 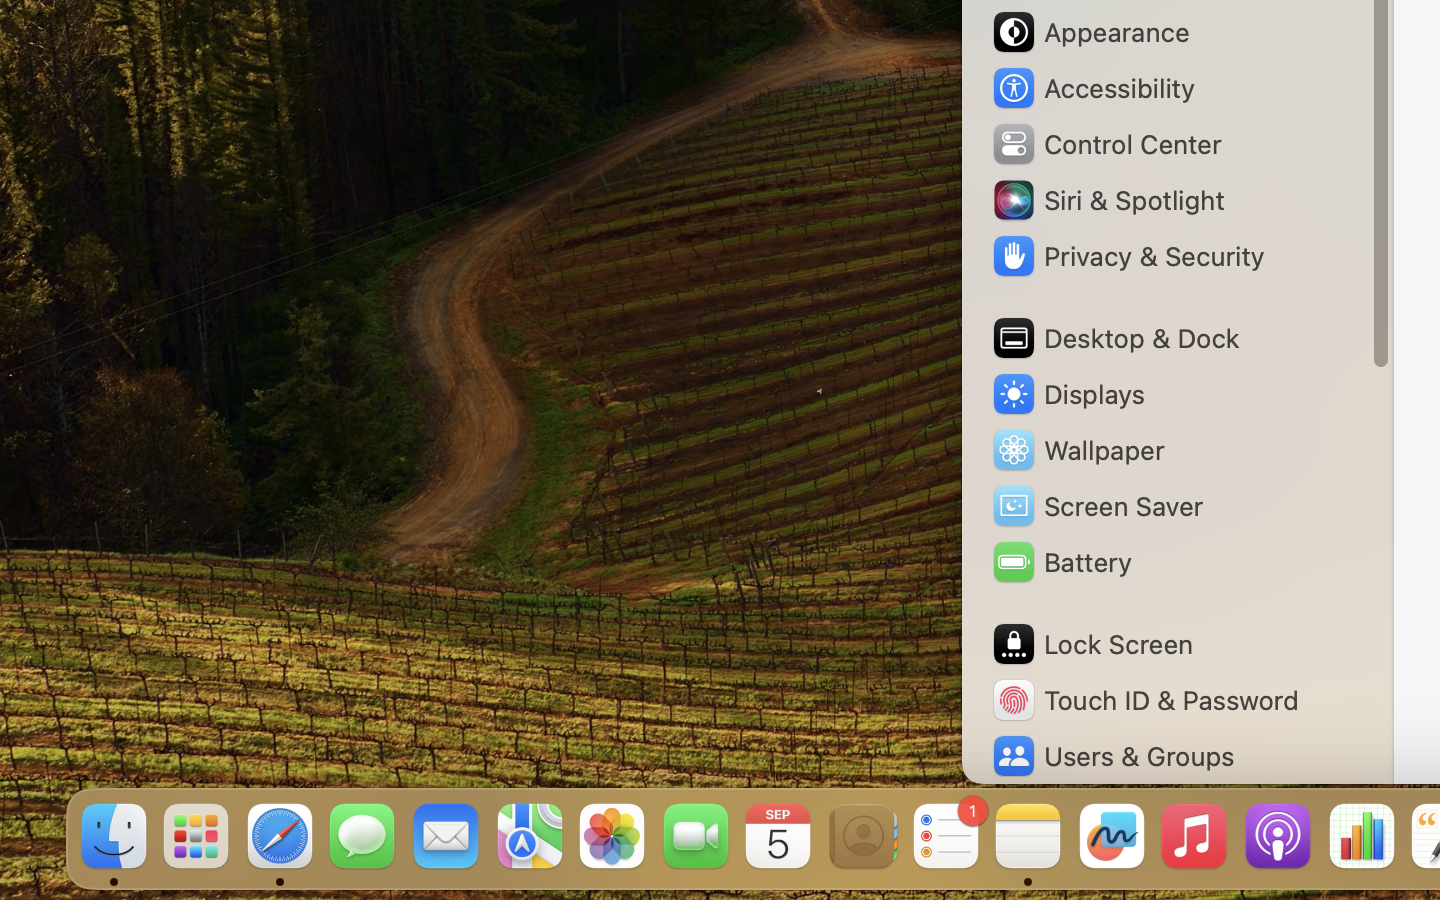 What do you see at coordinates (1090, 644) in the screenshot?
I see `'Lock Screen'` at bounding box center [1090, 644].